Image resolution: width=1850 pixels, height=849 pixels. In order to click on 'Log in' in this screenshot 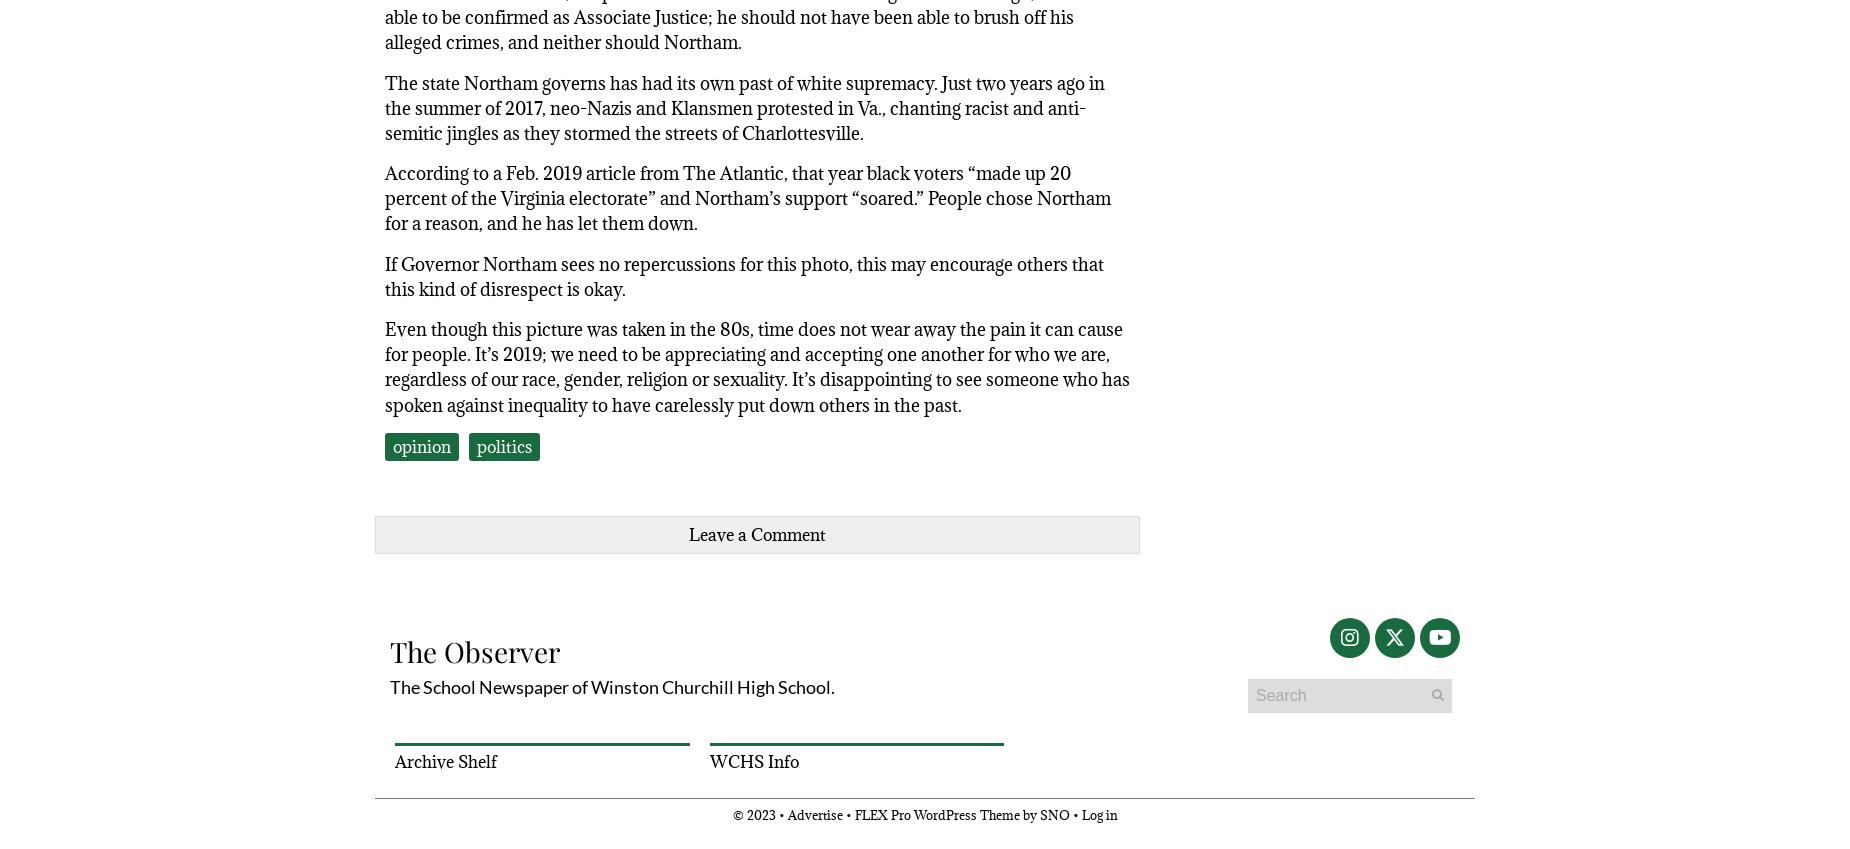, I will do `click(1098, 814)`.